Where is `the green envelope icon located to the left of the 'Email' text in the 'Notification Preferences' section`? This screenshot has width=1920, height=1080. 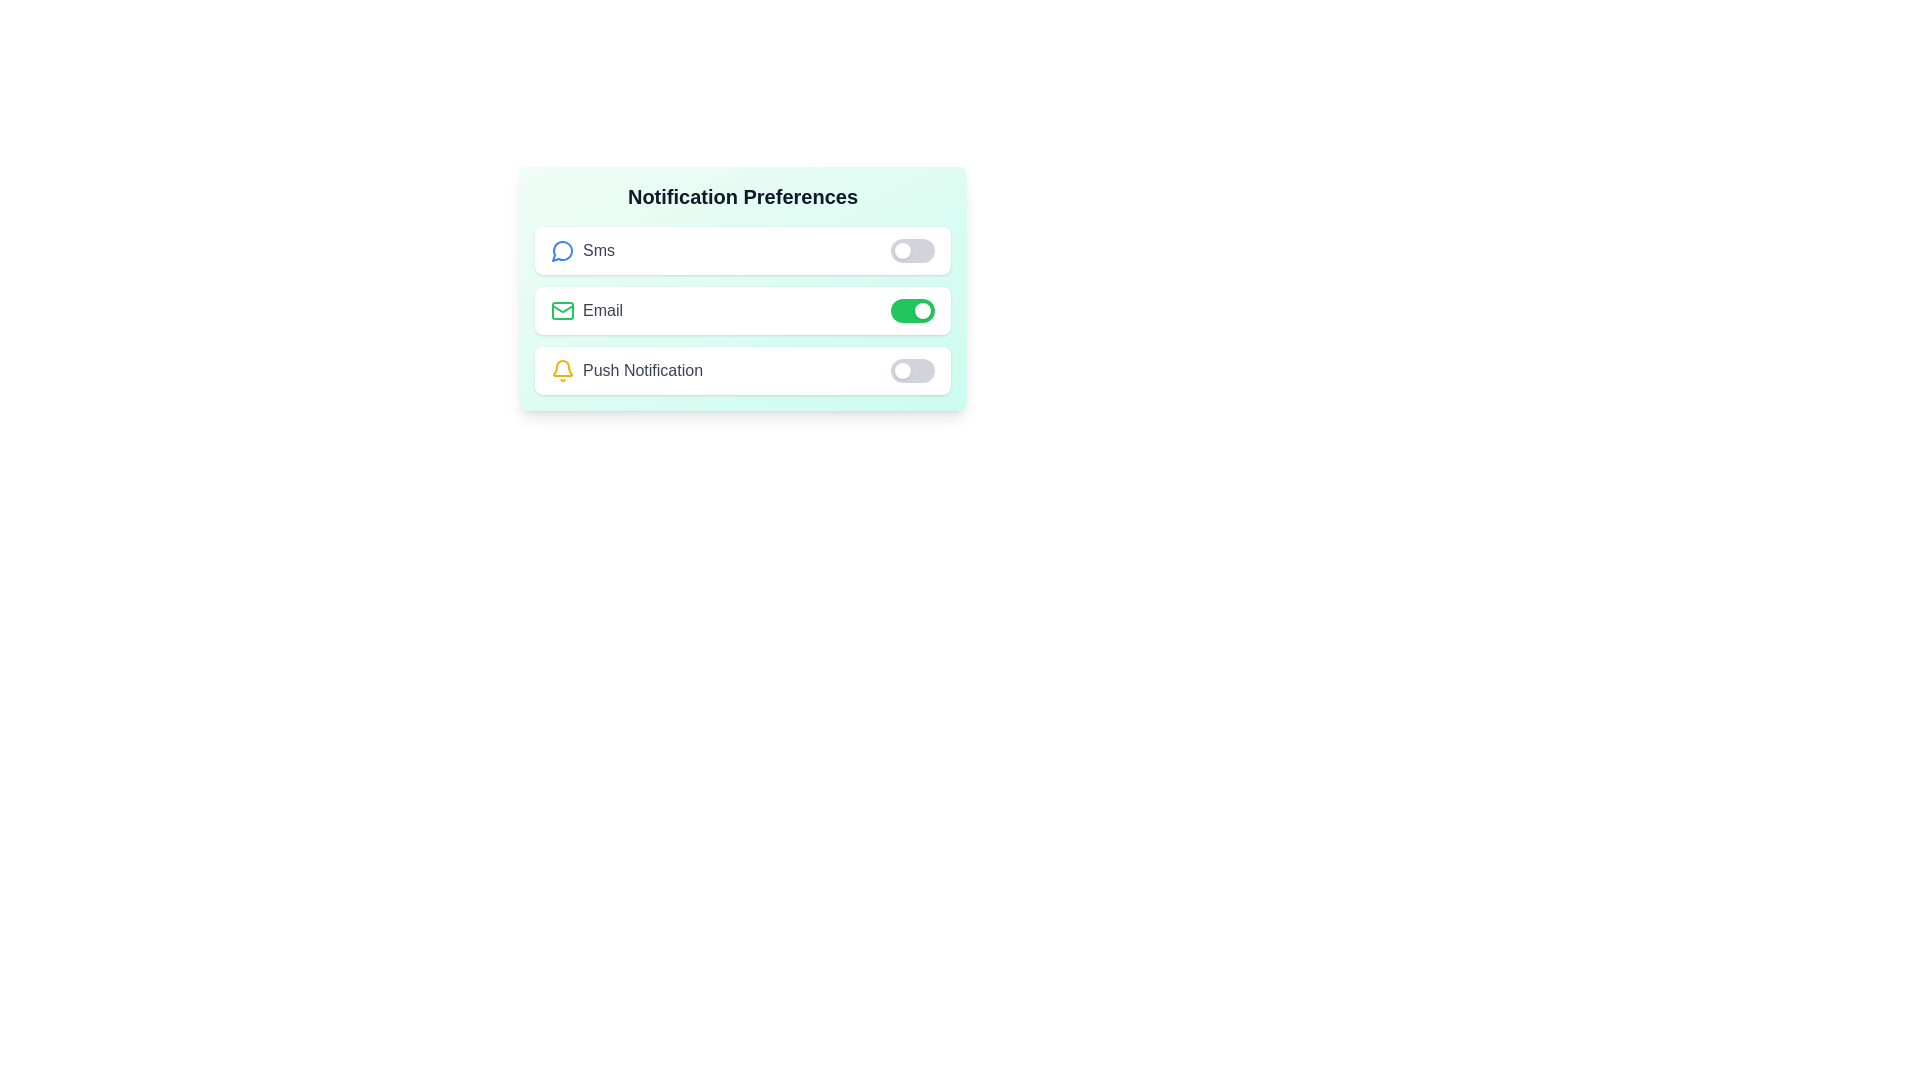 the green envelope icon located to the left of the 'Email' text in the 'Notification Preferences' section is located at coordinates (561, 311).